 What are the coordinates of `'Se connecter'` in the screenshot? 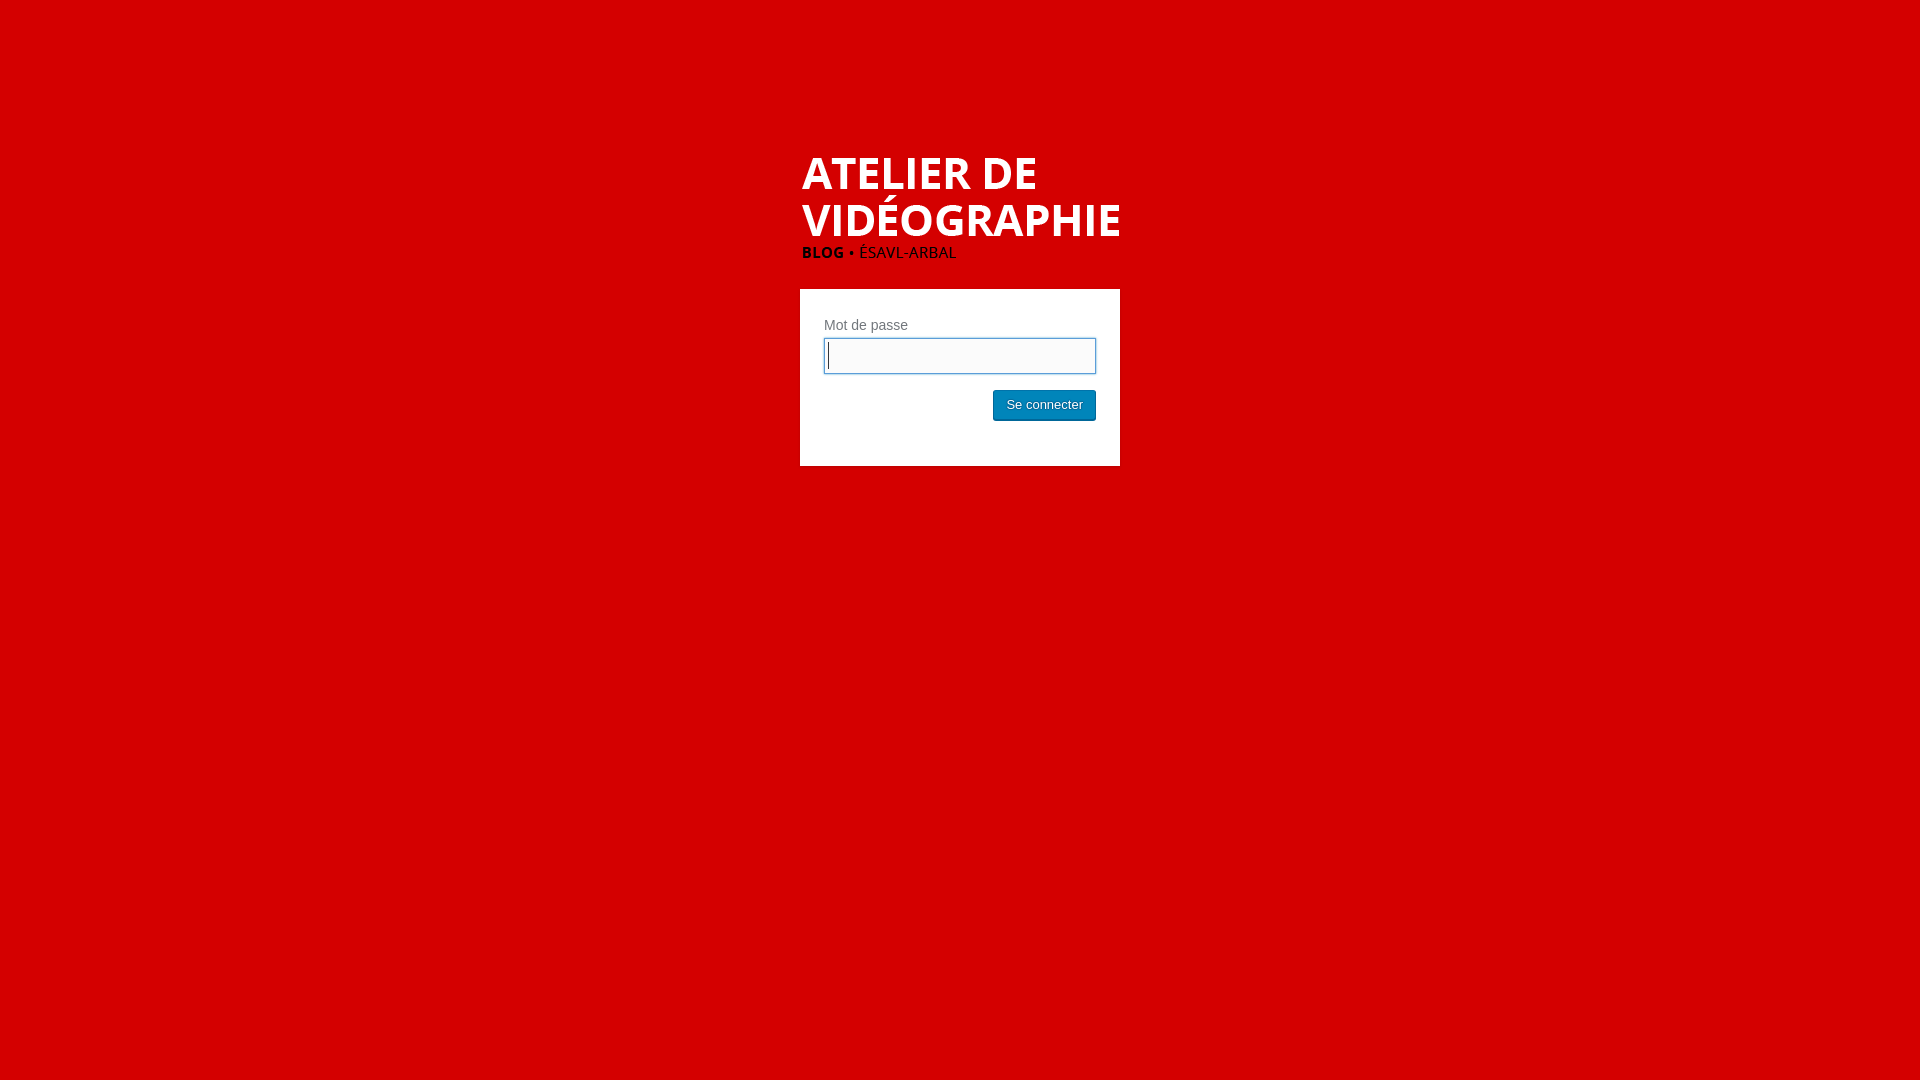 It's located at (1043, 405).